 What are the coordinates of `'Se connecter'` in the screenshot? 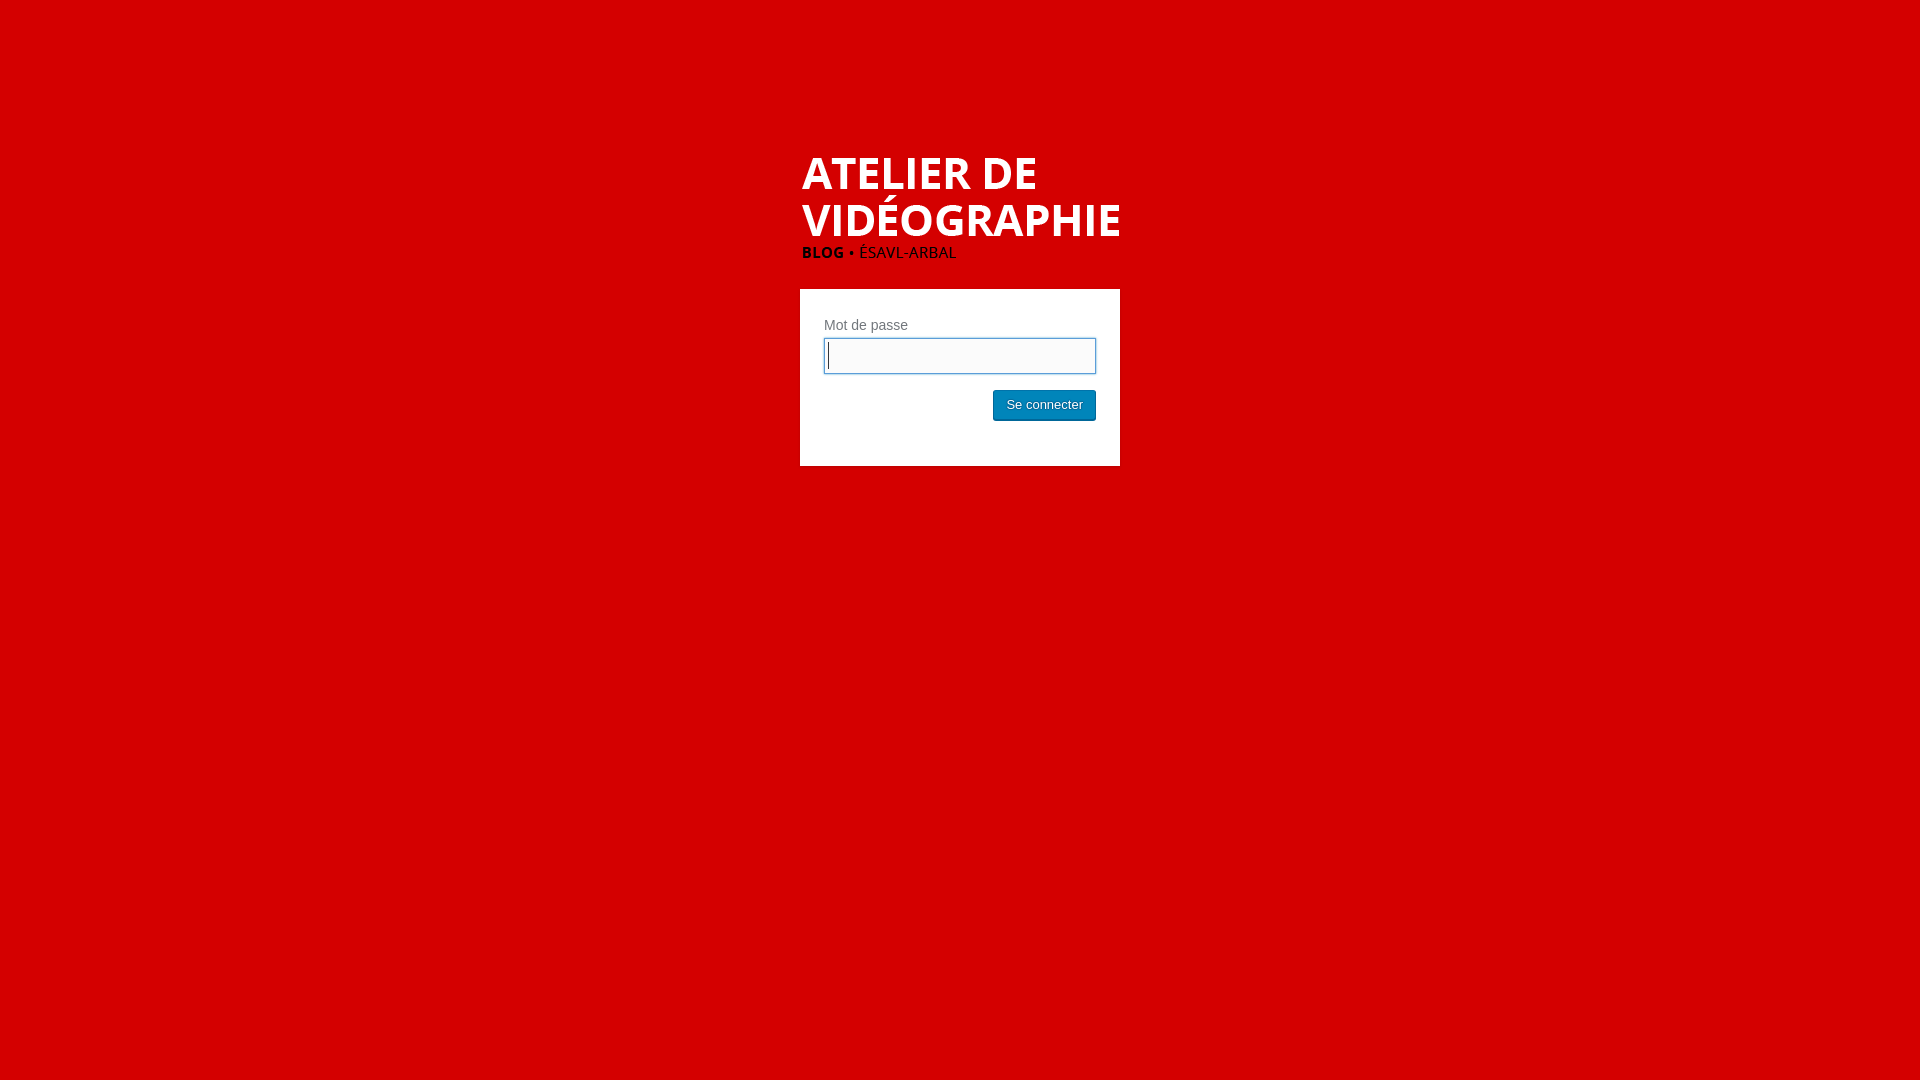 It's located at (1043, 405).